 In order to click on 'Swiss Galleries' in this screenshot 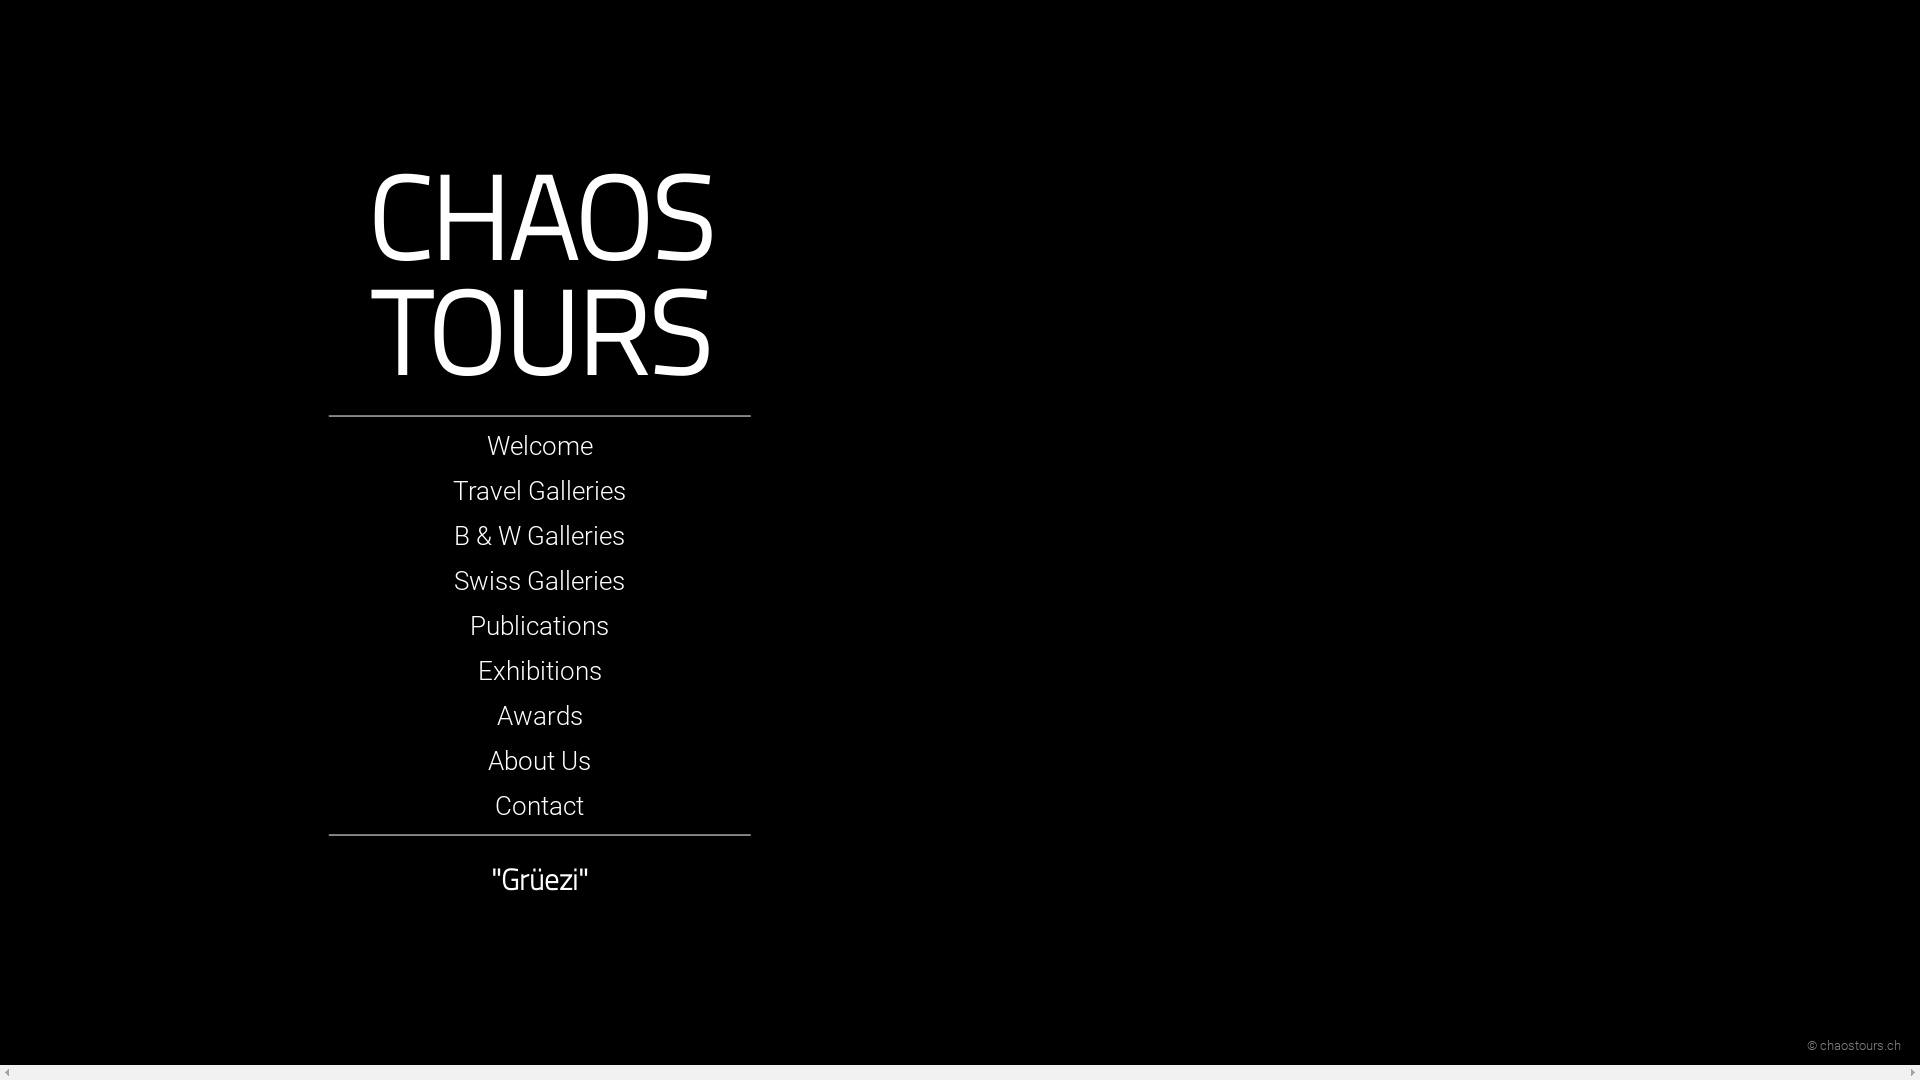, I will do `click(539, 581)`.